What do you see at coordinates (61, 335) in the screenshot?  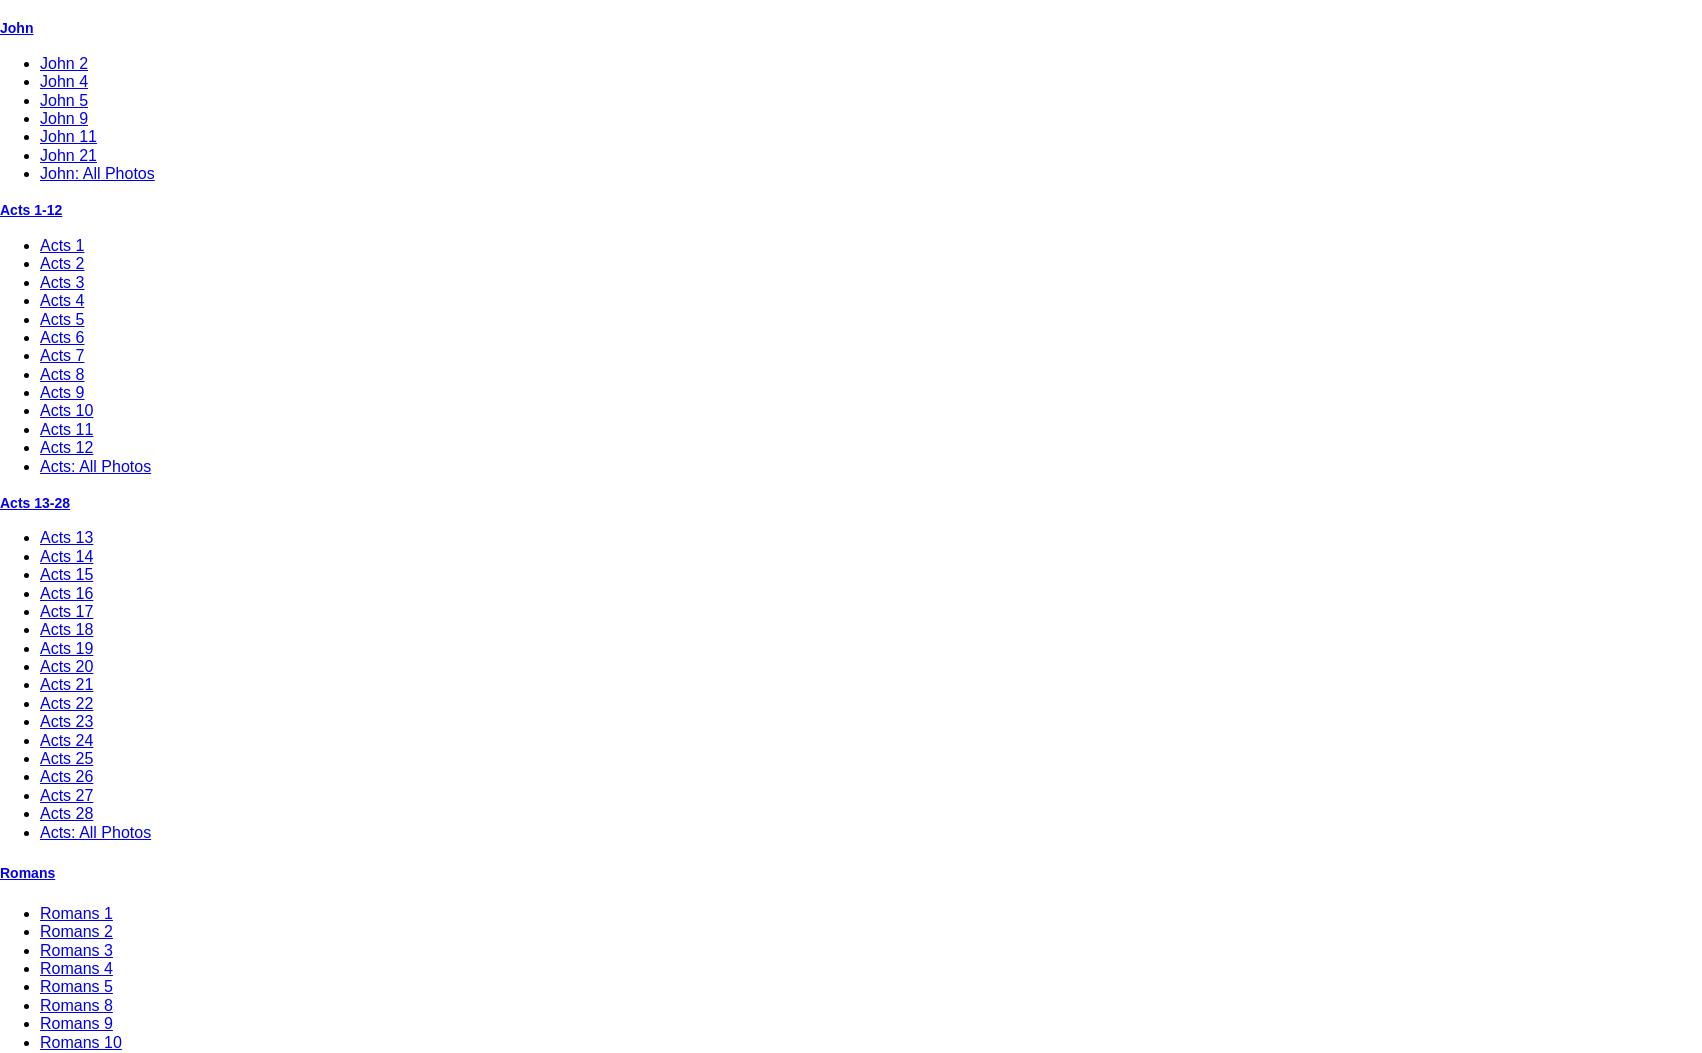 I see `'Acts 6'` at bounding box center [61, 335].